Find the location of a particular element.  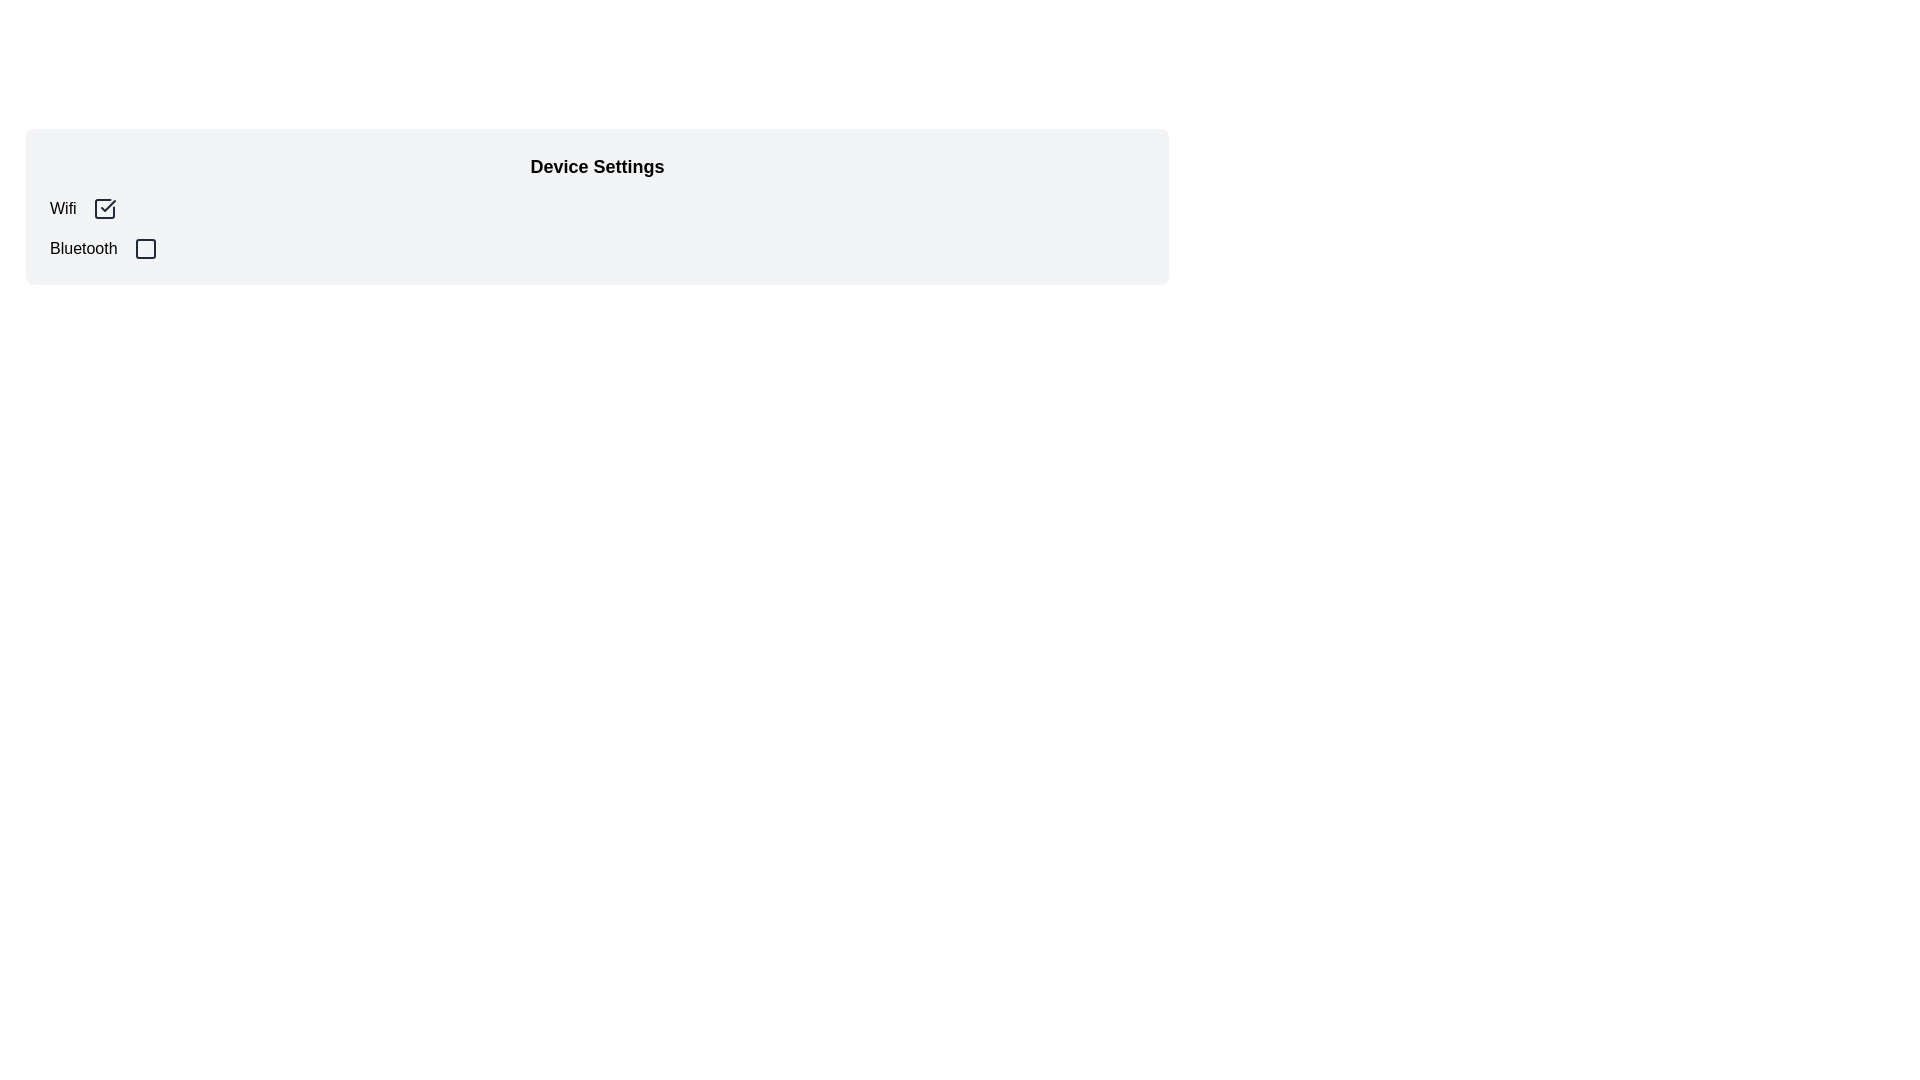

the Bluetooth checkbox located next to the text 'Bluetooth' is located at coordinates (144, 248).